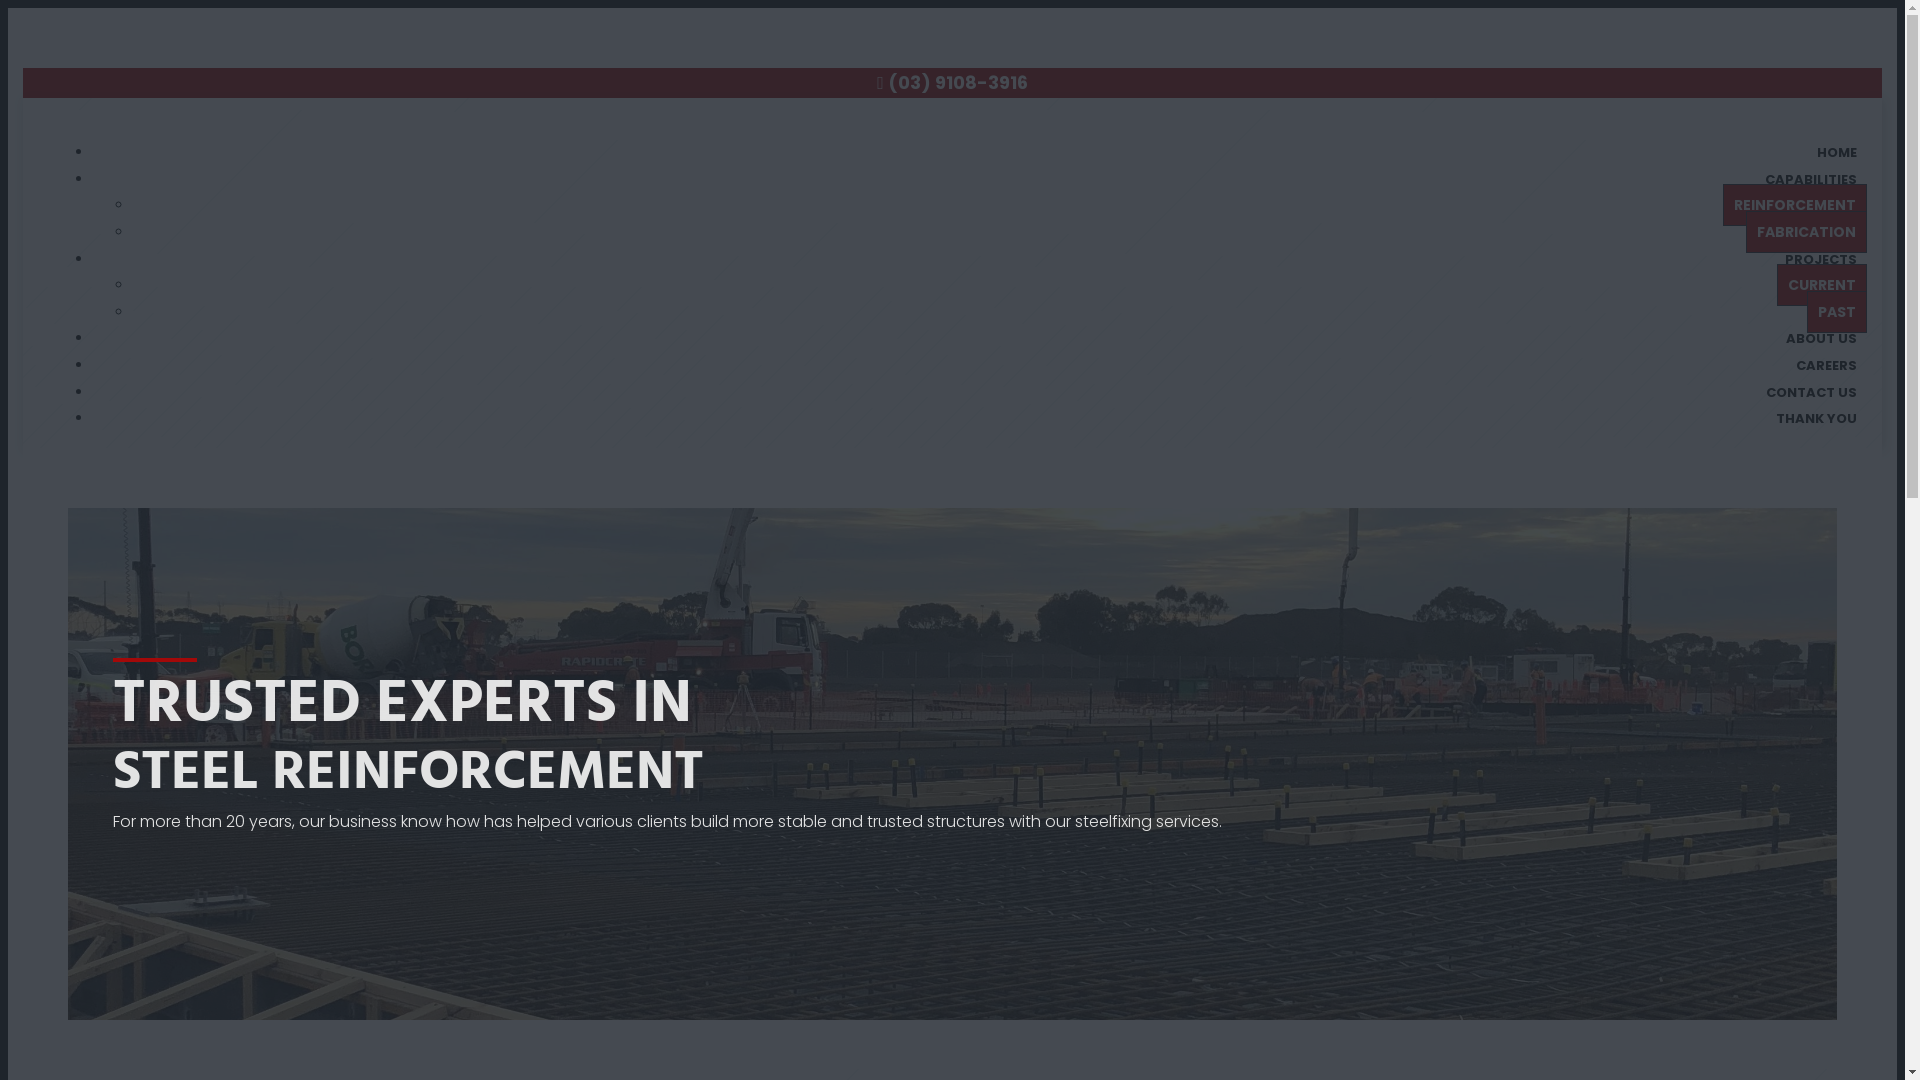 The image size is (1920, 1080). What do you see at coordinates (1837, 151) in the screenshot?
I see `'HOME'` at bounding box center [1837, 151].